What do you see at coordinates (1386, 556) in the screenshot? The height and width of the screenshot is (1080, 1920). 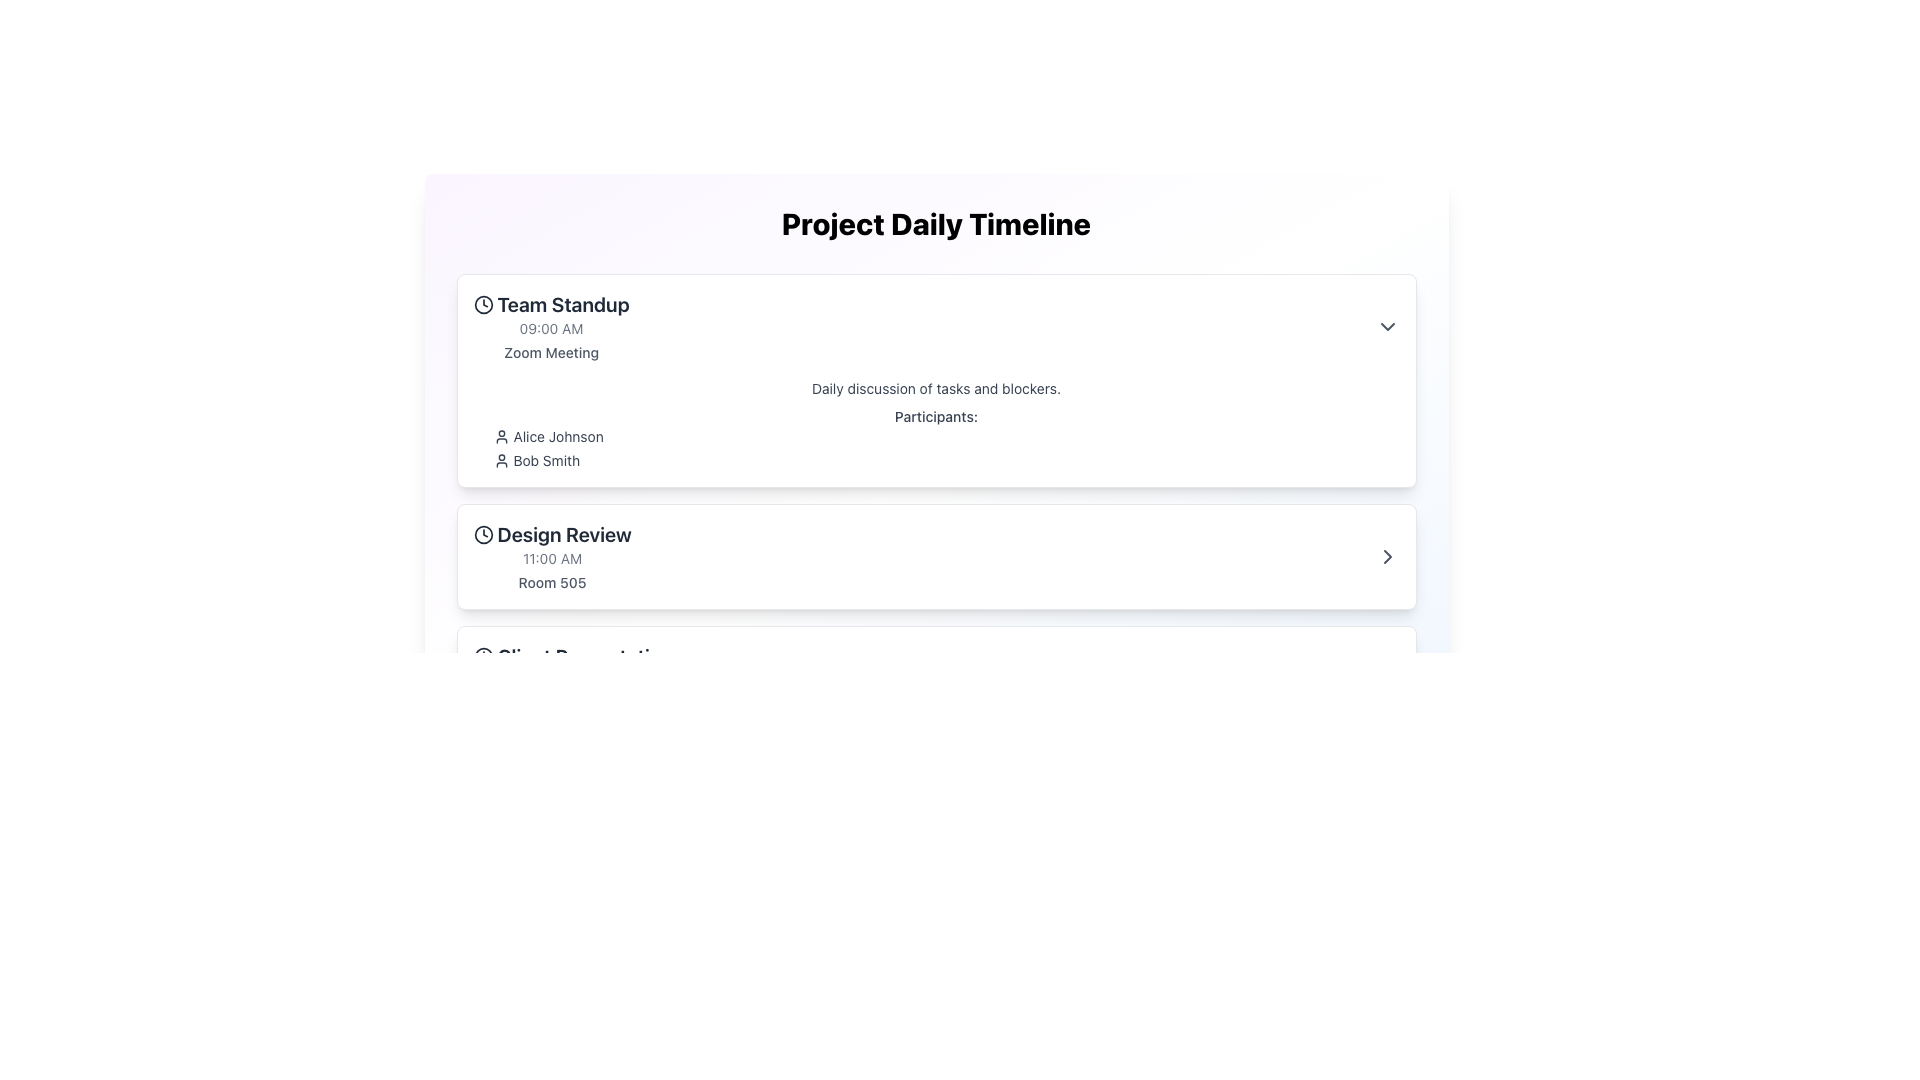 I see `the rightward-pointing chevron icon located in the 'Design Review' section of the timeline` at bounding box center [1386, 556].